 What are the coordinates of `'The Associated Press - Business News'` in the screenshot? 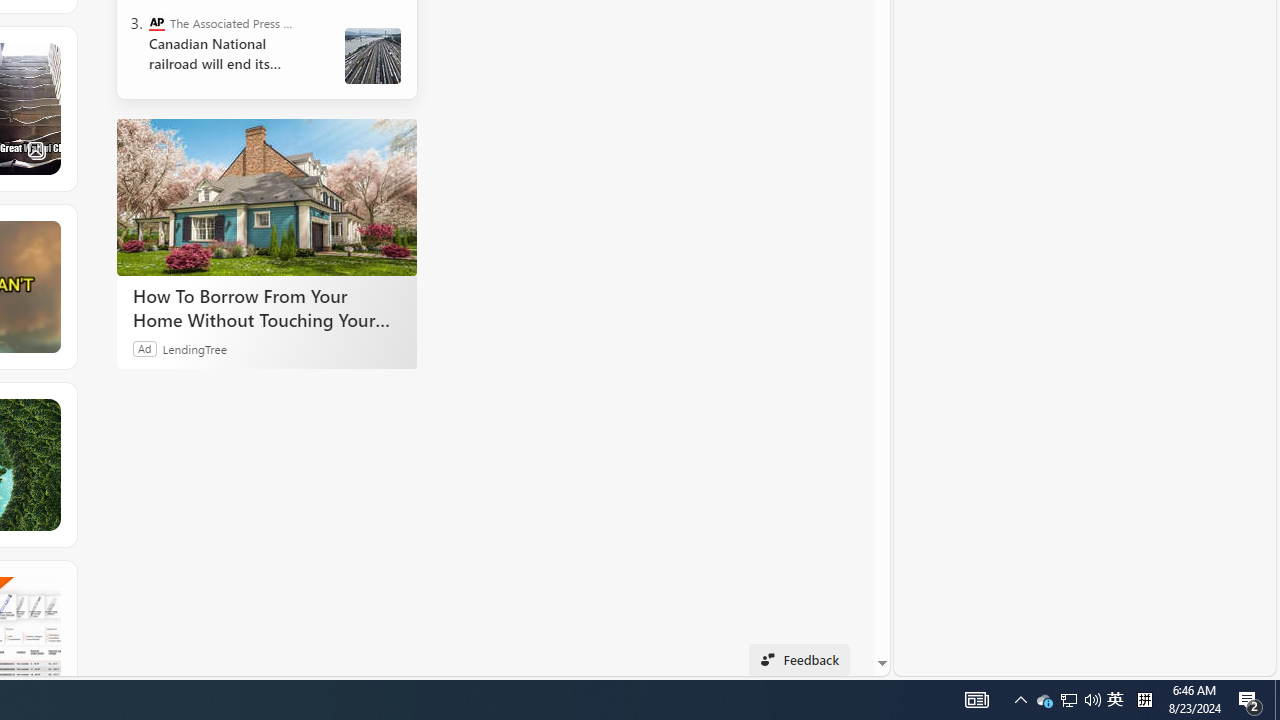 It's located at (155, 23).